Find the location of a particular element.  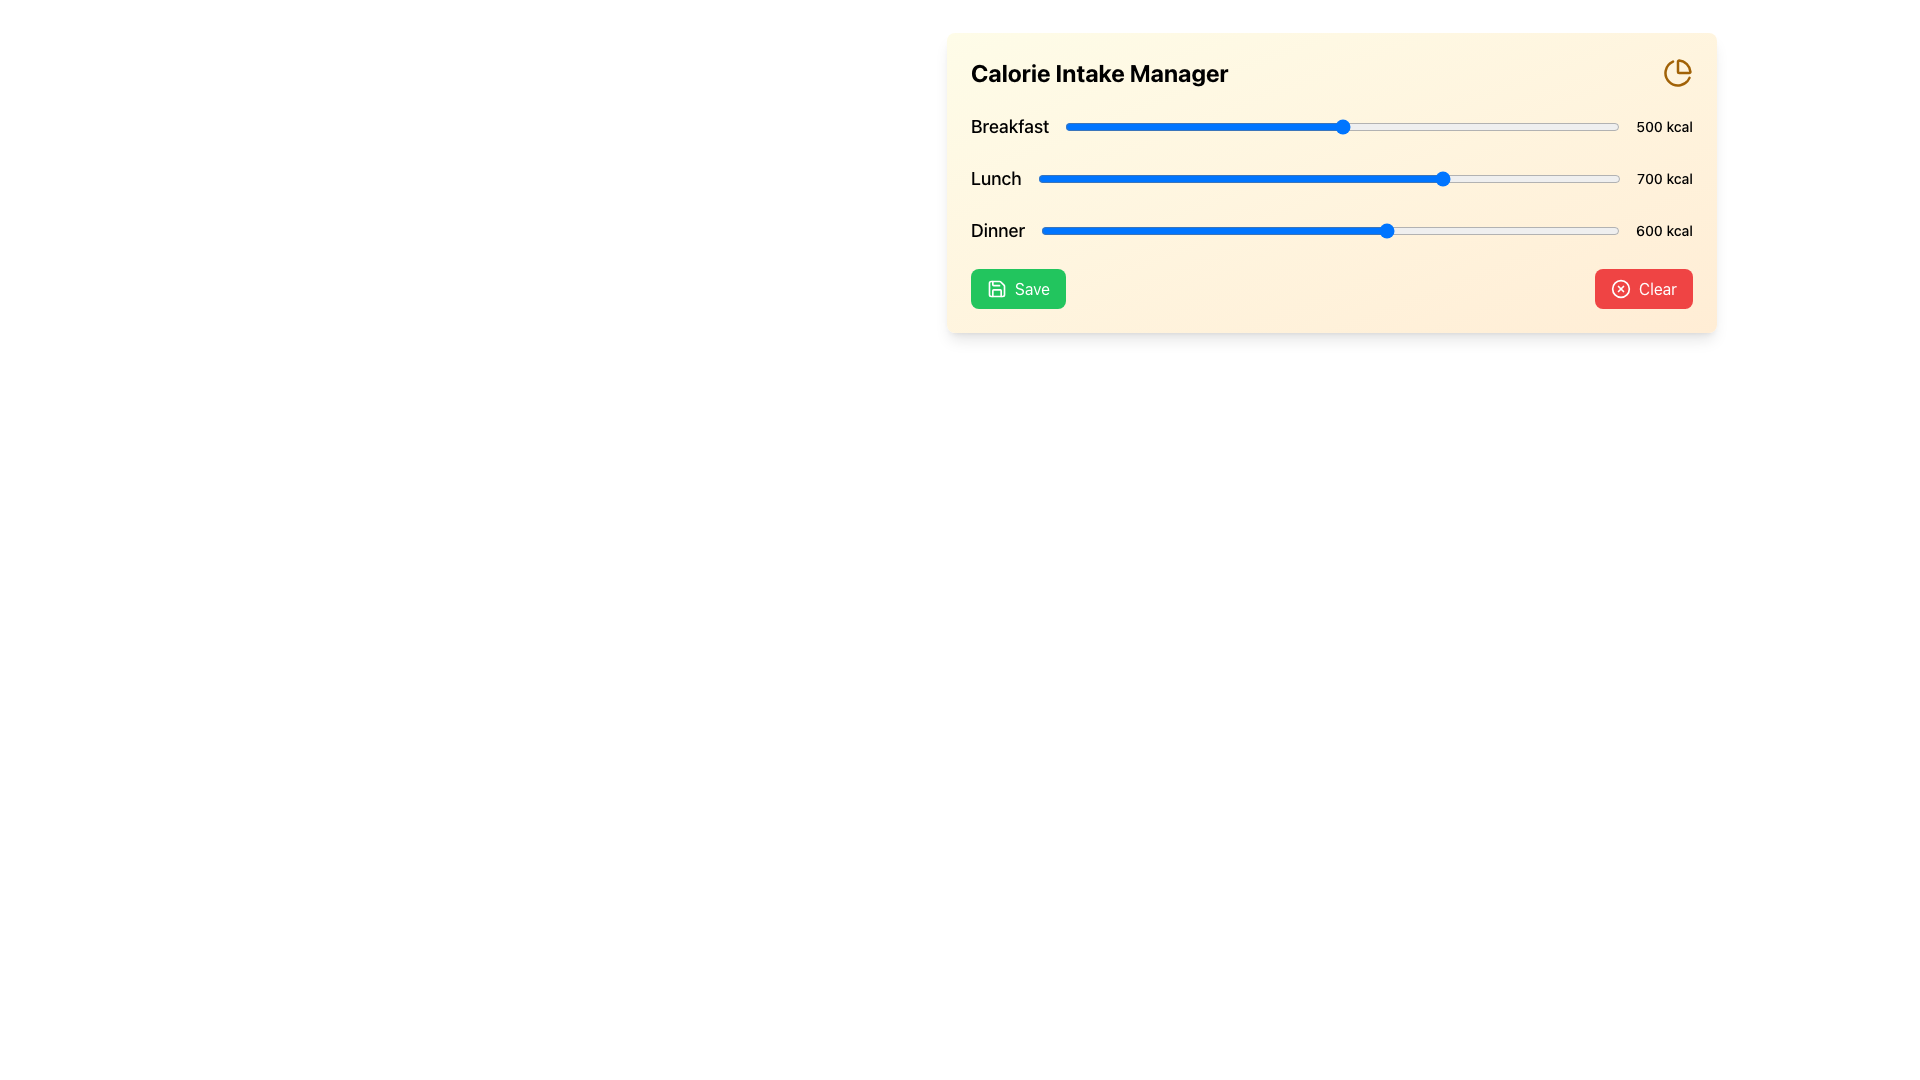

the lunch kcal value is located at coordinates (1610, 177).